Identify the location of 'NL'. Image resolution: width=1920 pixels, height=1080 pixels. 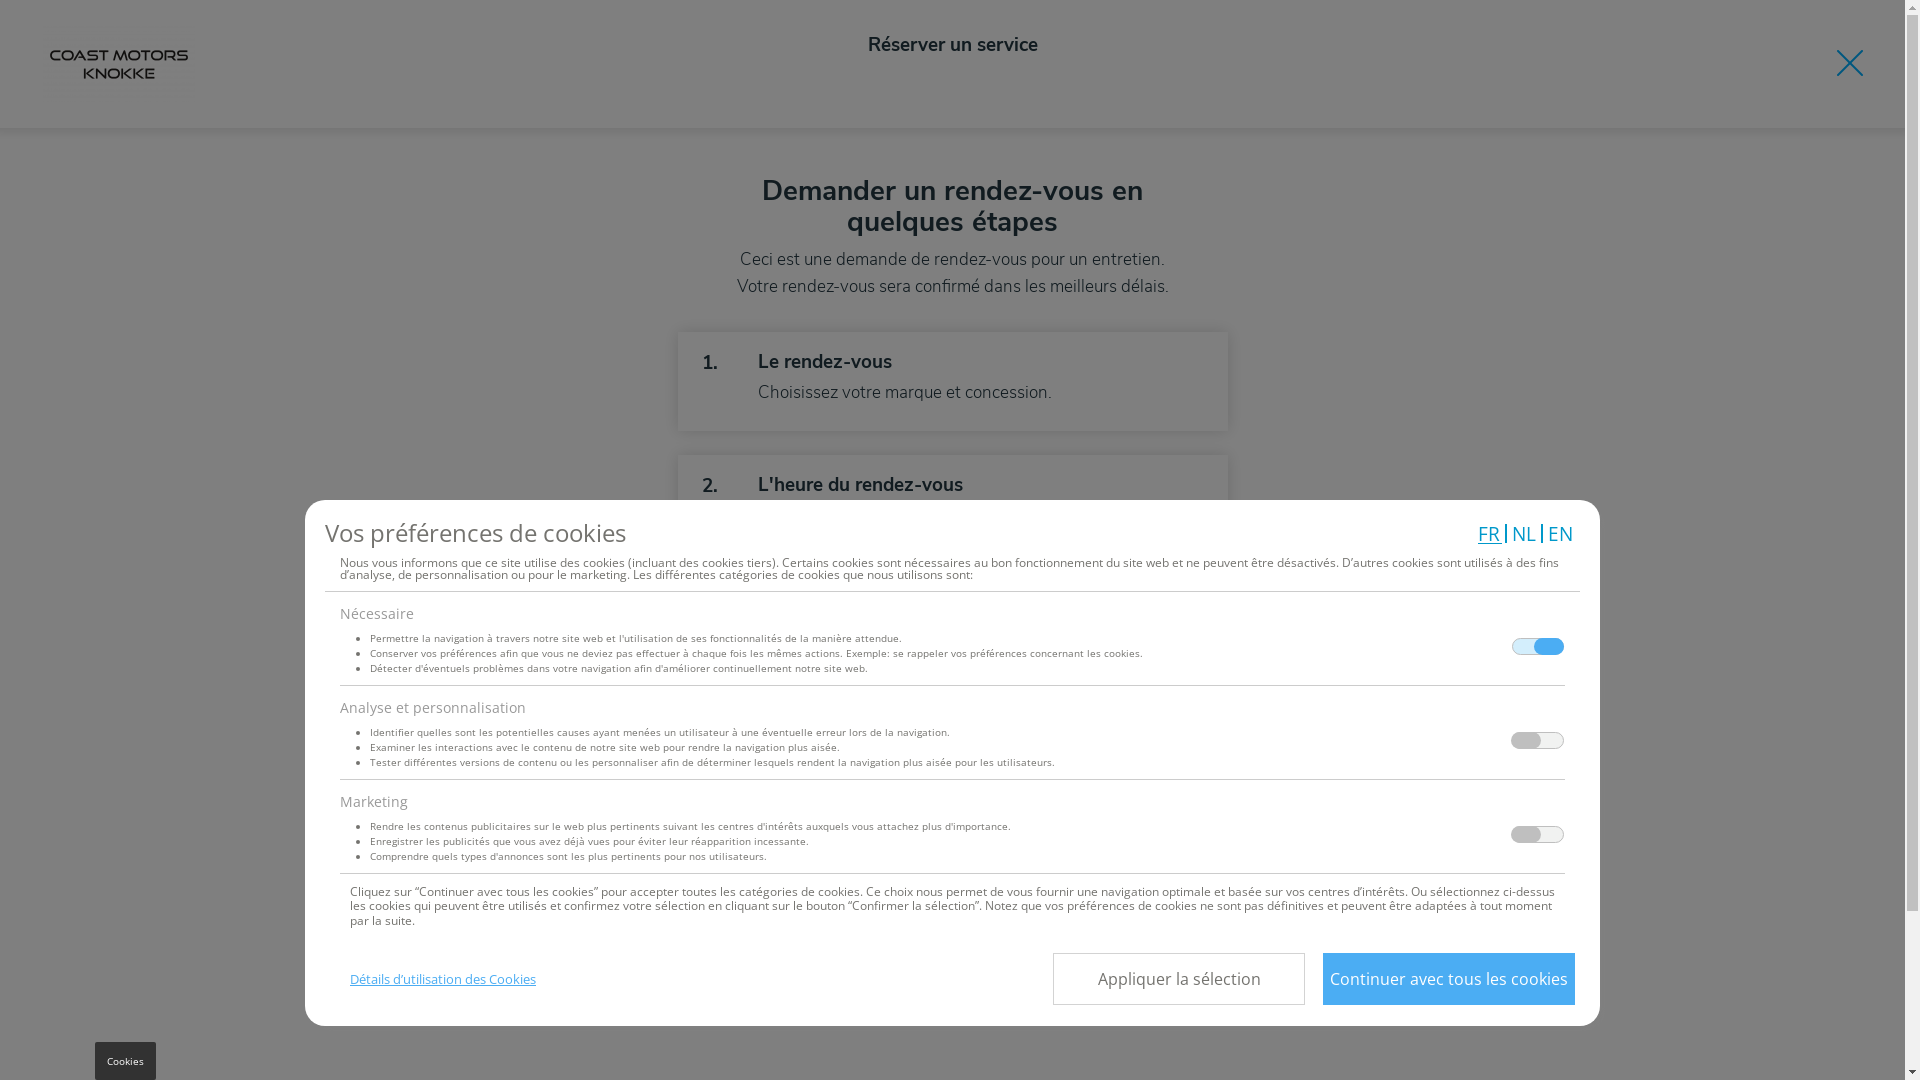
(1524, 532).